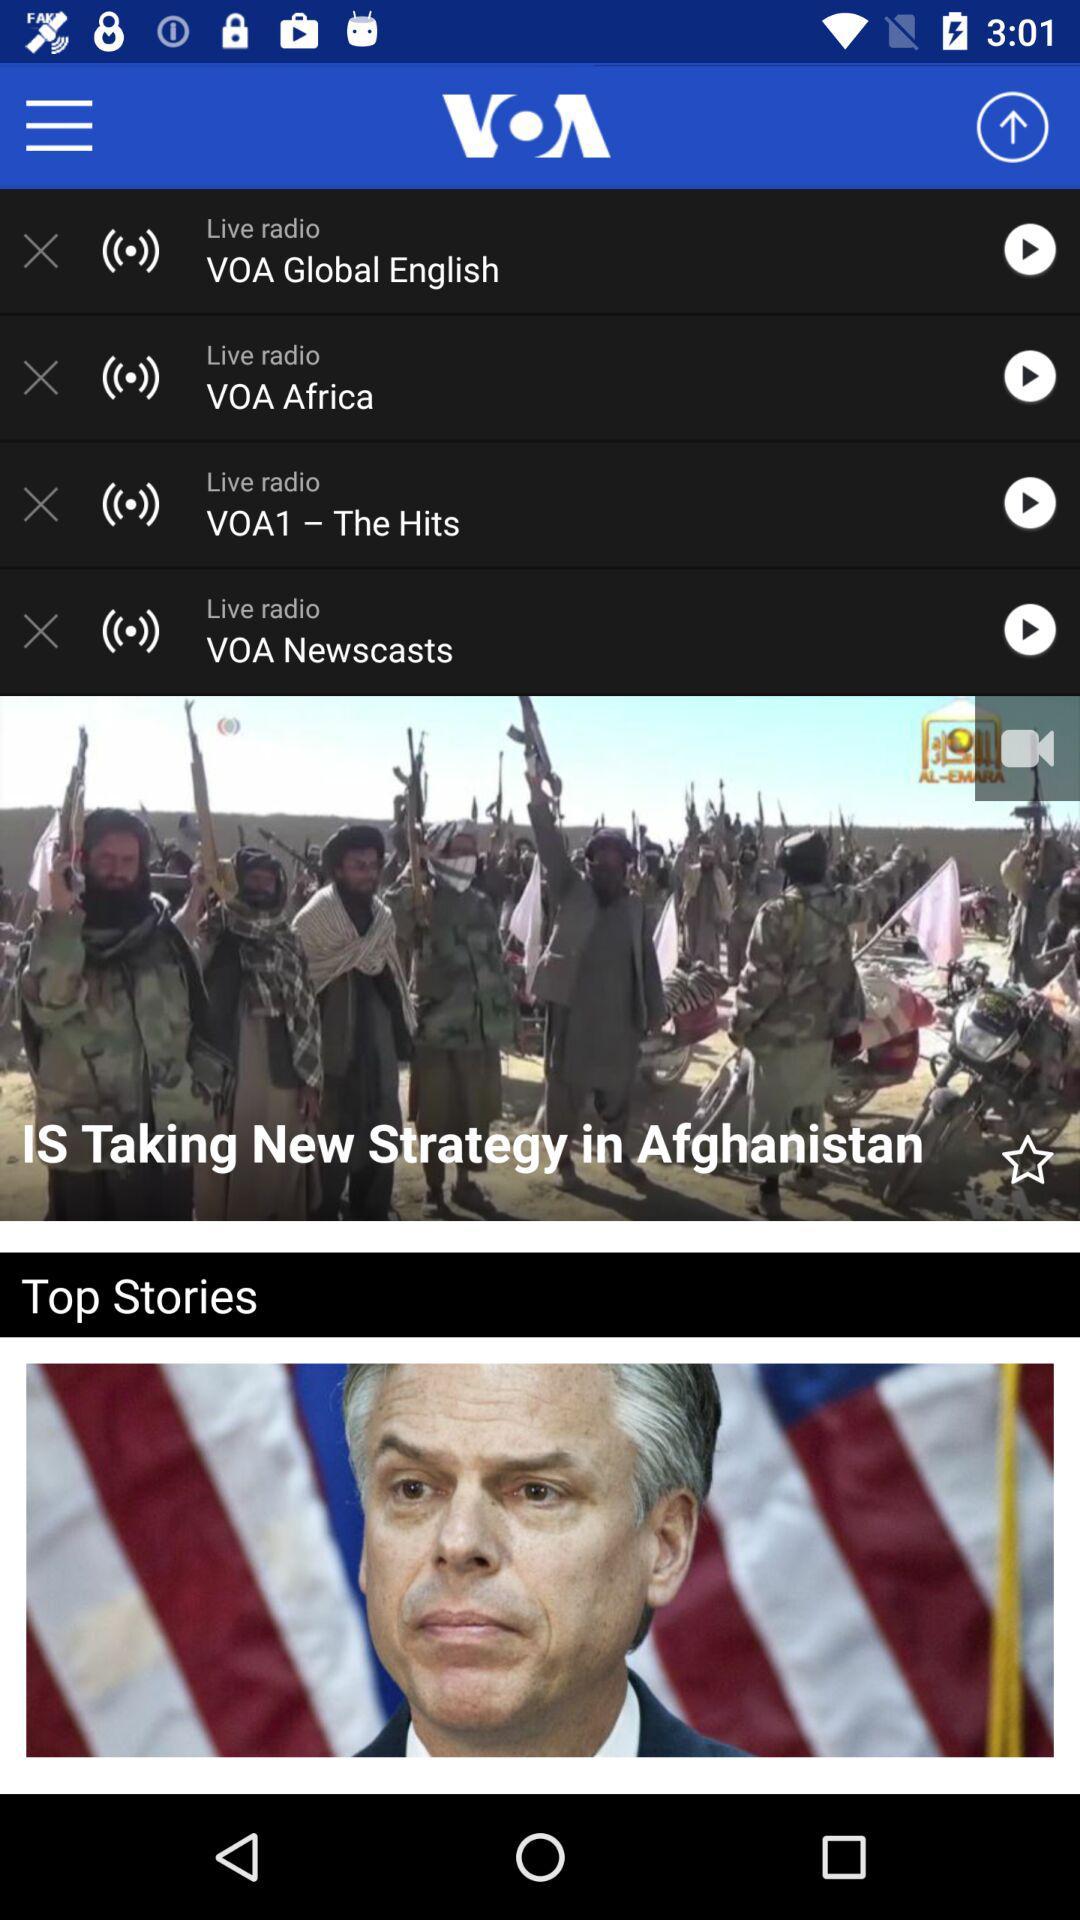 The image size is (1080, 1920). What do you see at coordinates (1039, 504) in the screenshot?
I see `the play icon` at bounding box center [1039, 504].